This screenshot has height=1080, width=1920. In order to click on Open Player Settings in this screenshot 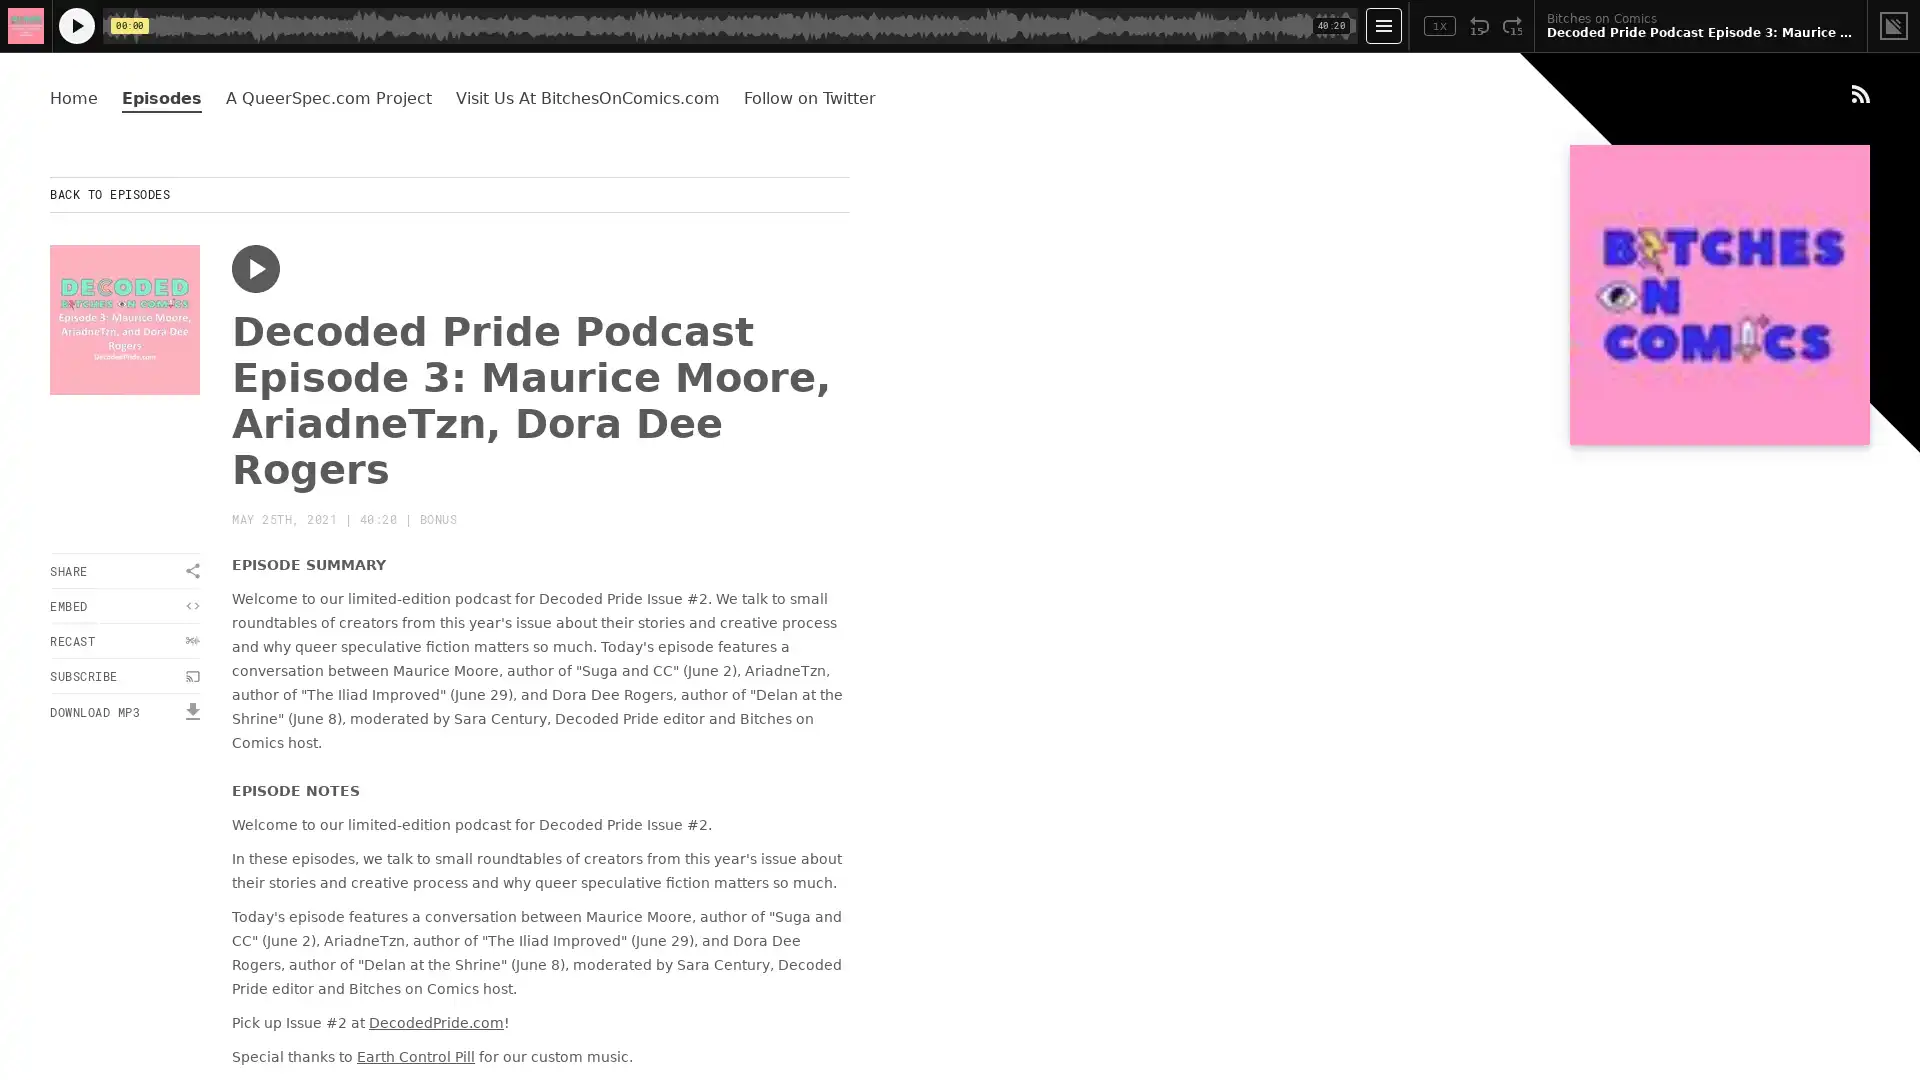, I will do `click(1382, 26)`.